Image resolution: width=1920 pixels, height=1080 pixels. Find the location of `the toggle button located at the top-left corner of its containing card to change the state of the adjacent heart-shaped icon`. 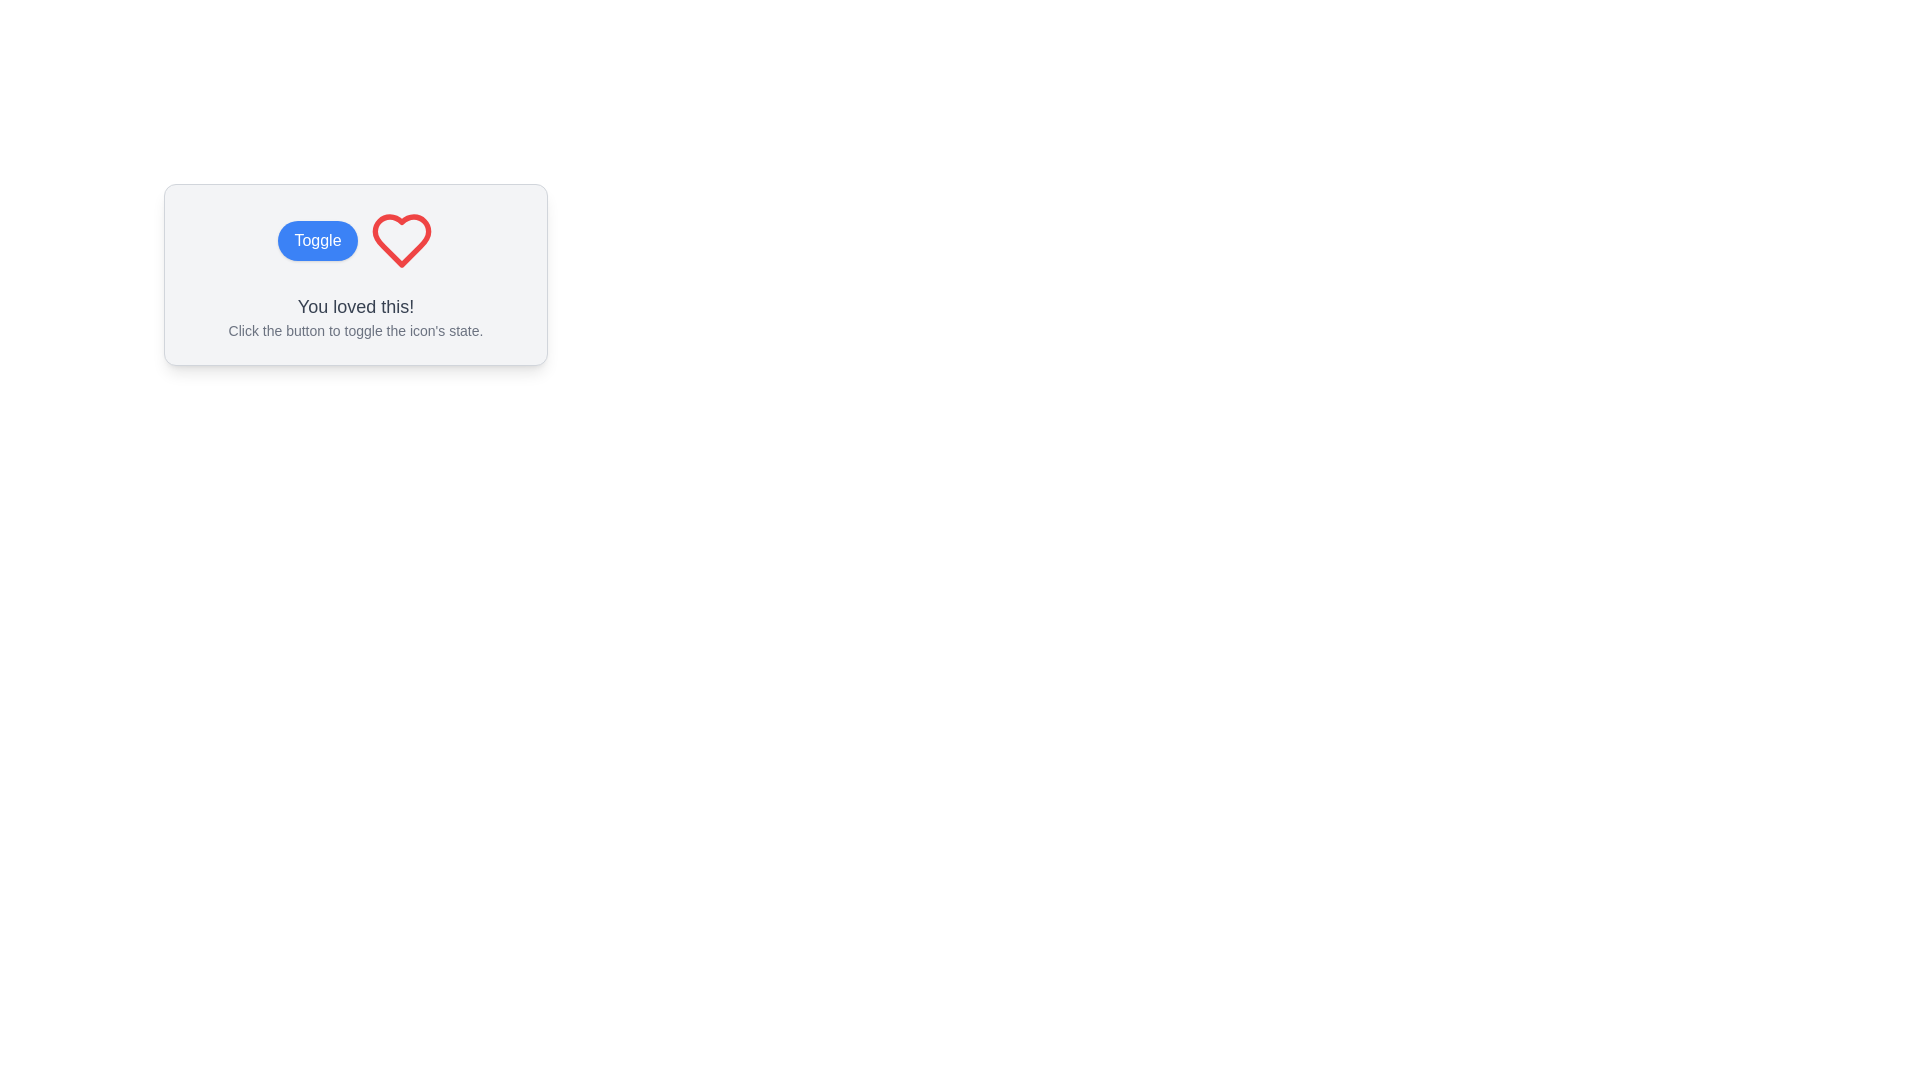

the toggle button located at the top-left corner of its containing card to change the state of the adjacent heart-shaped icon is located at coordinates (316, 239).